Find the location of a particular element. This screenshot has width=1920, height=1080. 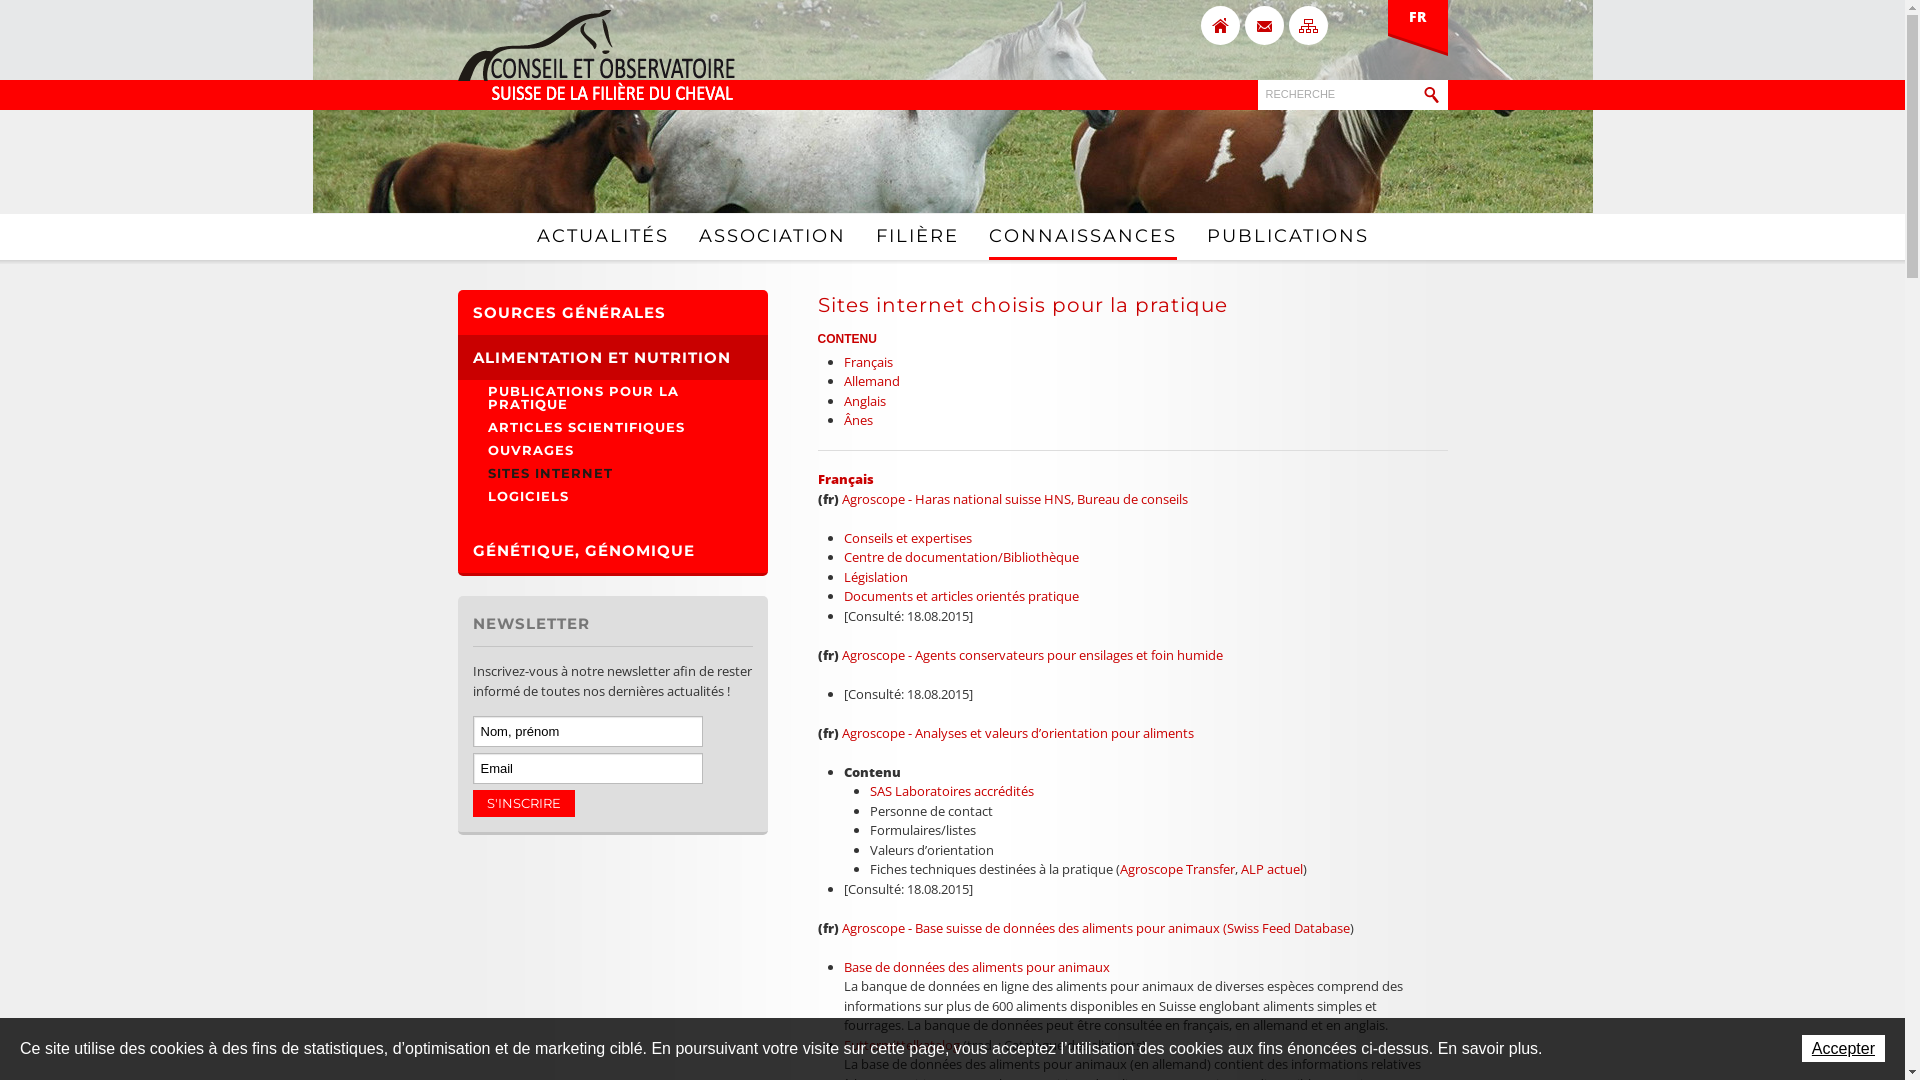

'CONNAISSANCES' is located at coordinates (1080, 235).